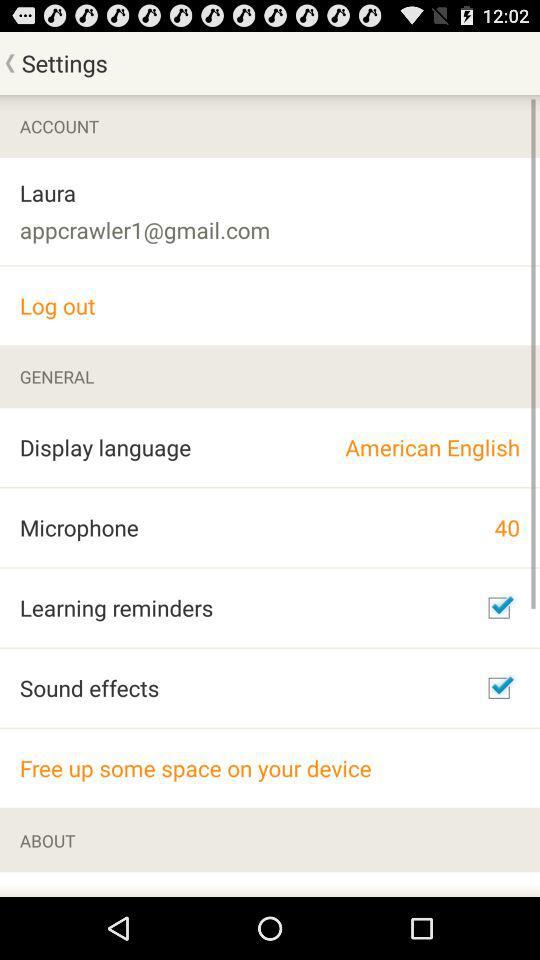 This screenshot has width=540, height=960. Describe the element at coordinates (270, 305) in the screenshot. I see `the item below the appcrawler1@gmail.com icon` at that location.